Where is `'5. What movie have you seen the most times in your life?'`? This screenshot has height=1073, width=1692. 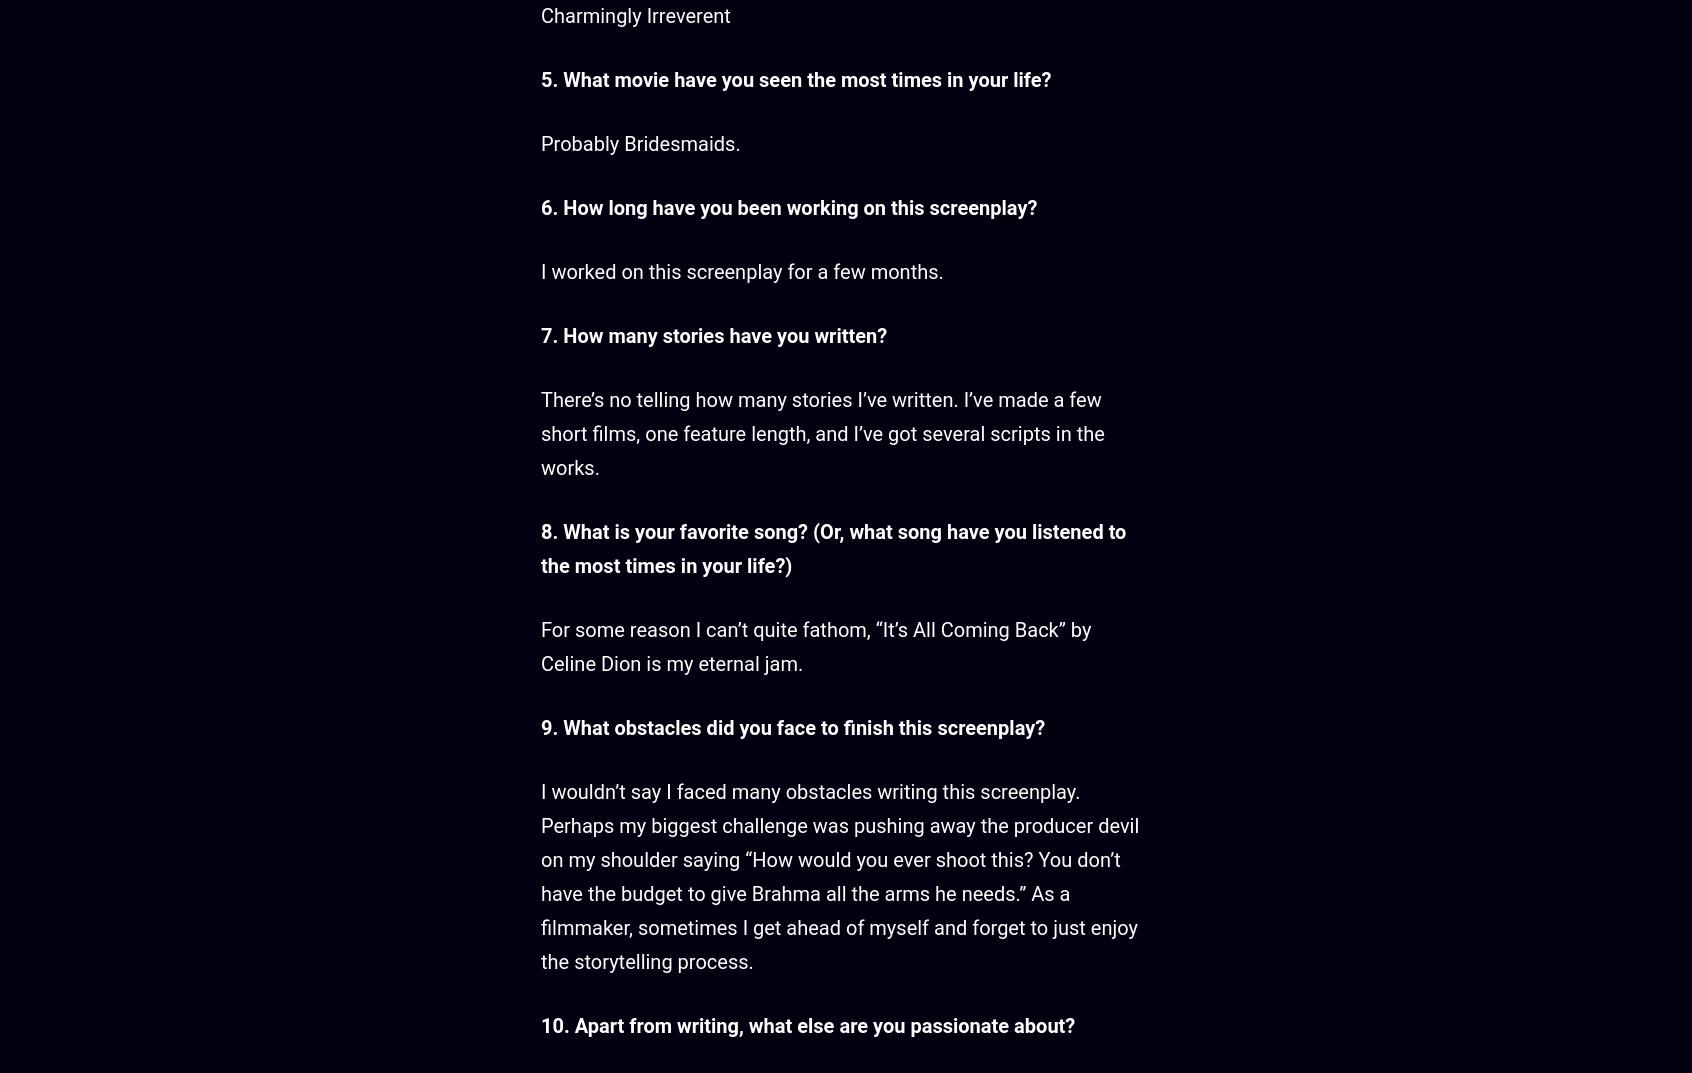
'5. What movie have you seen the most times in your life?' is located at coordinates (795, 80).